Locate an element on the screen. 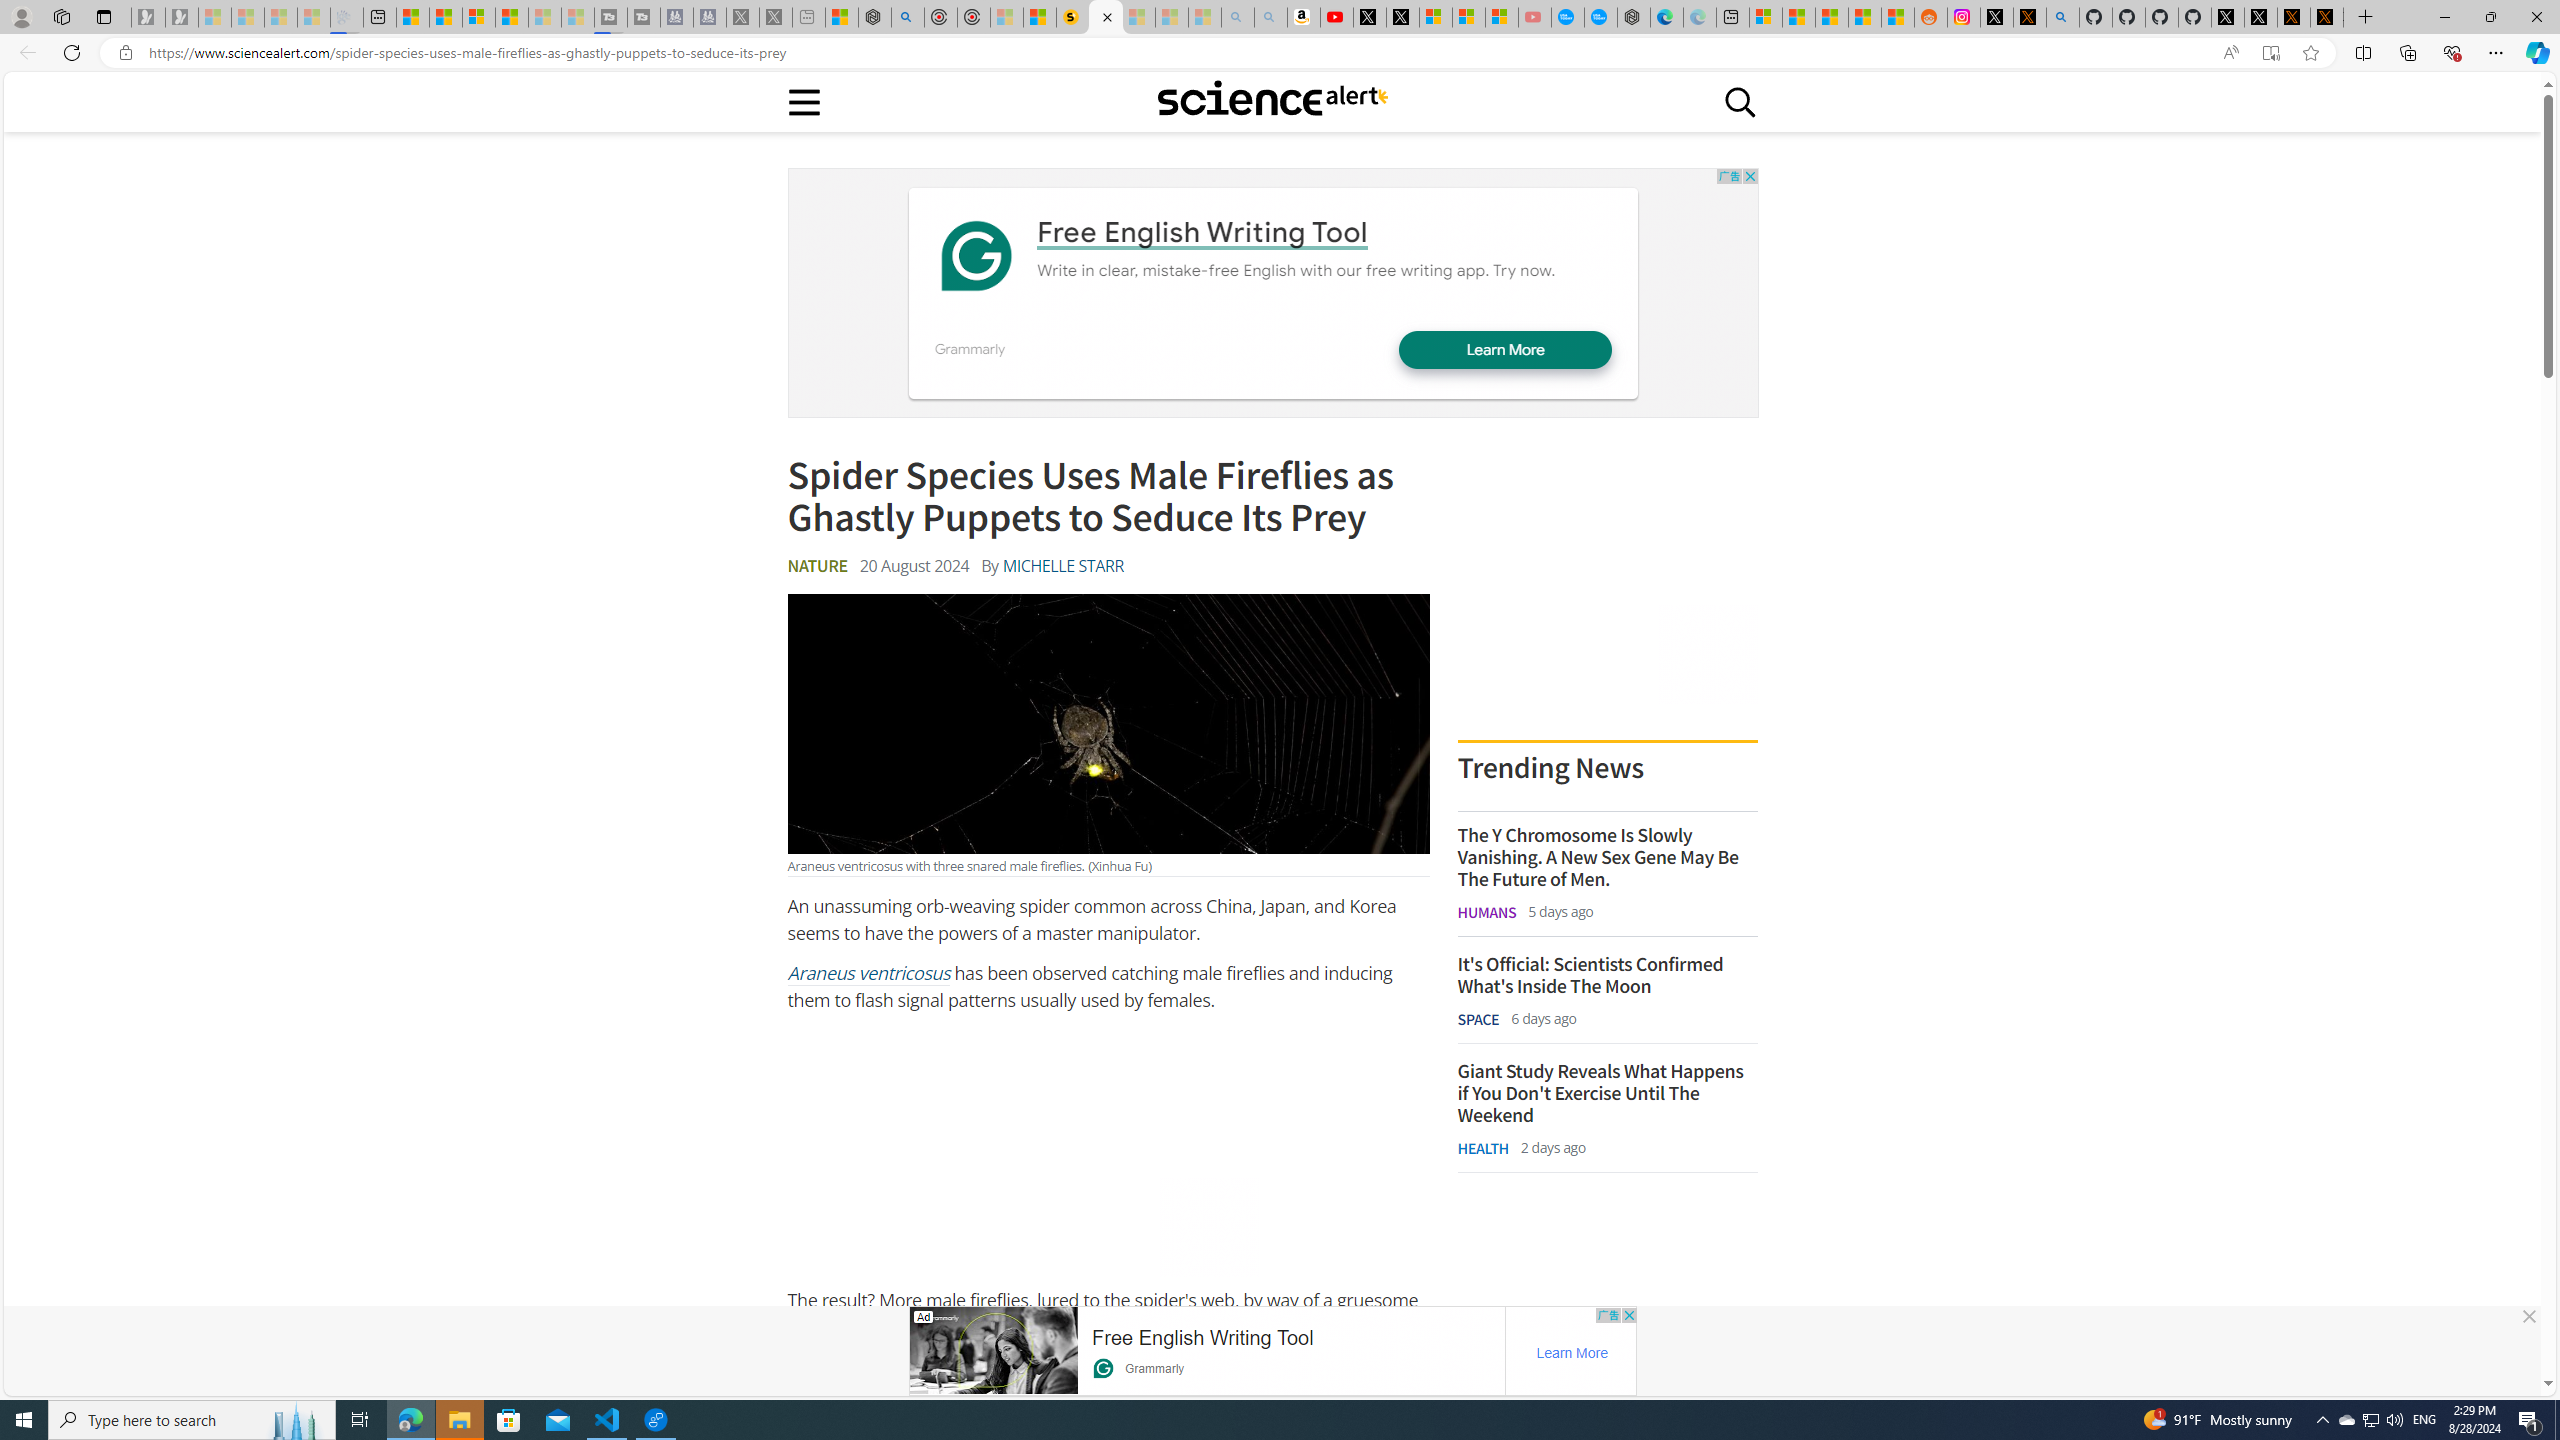 Image resolution: width=2560 pixels, height=1440 pixels. 'Amazon Echo Dot PNG - Search Images - Sleeping' is located at coordinates (1271, 16).